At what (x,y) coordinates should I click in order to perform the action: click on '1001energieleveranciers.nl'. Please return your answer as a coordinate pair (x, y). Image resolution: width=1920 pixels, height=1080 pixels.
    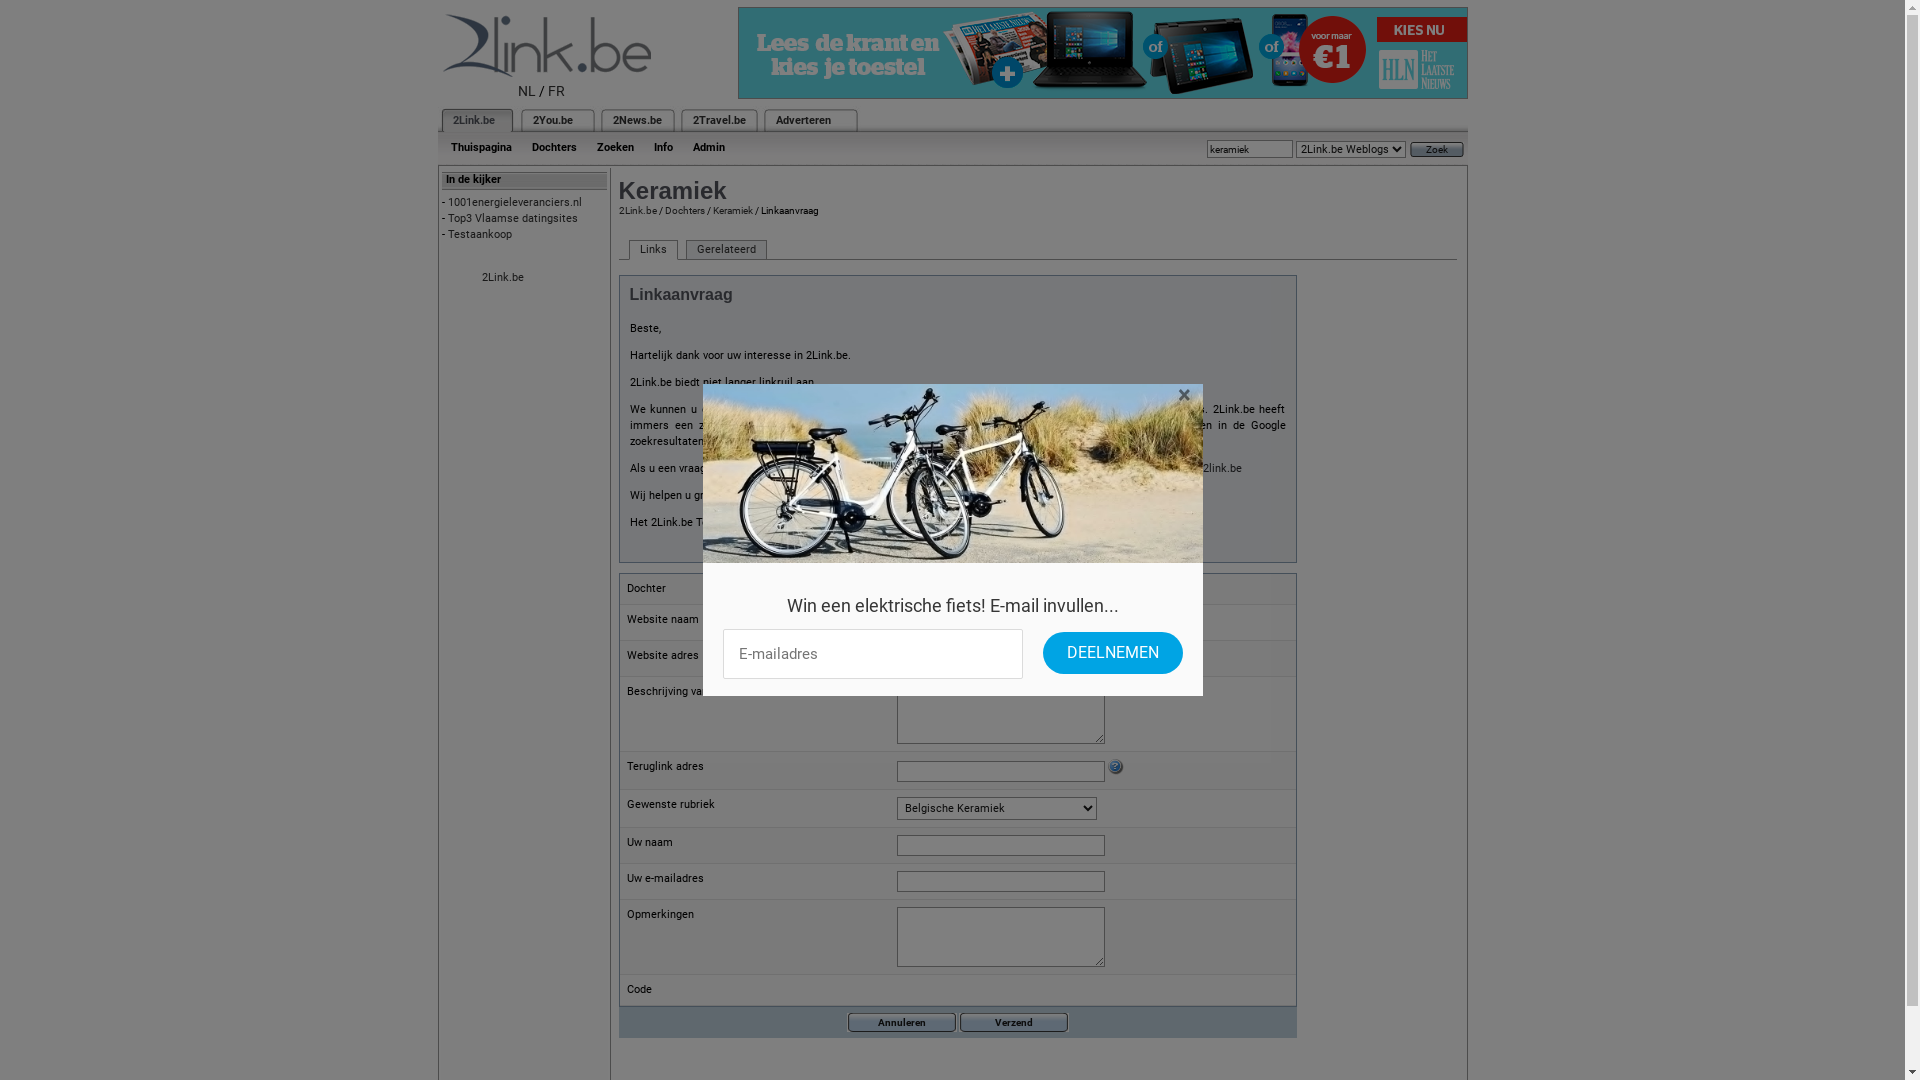
    Looking at the image, I should click on (514, 202).